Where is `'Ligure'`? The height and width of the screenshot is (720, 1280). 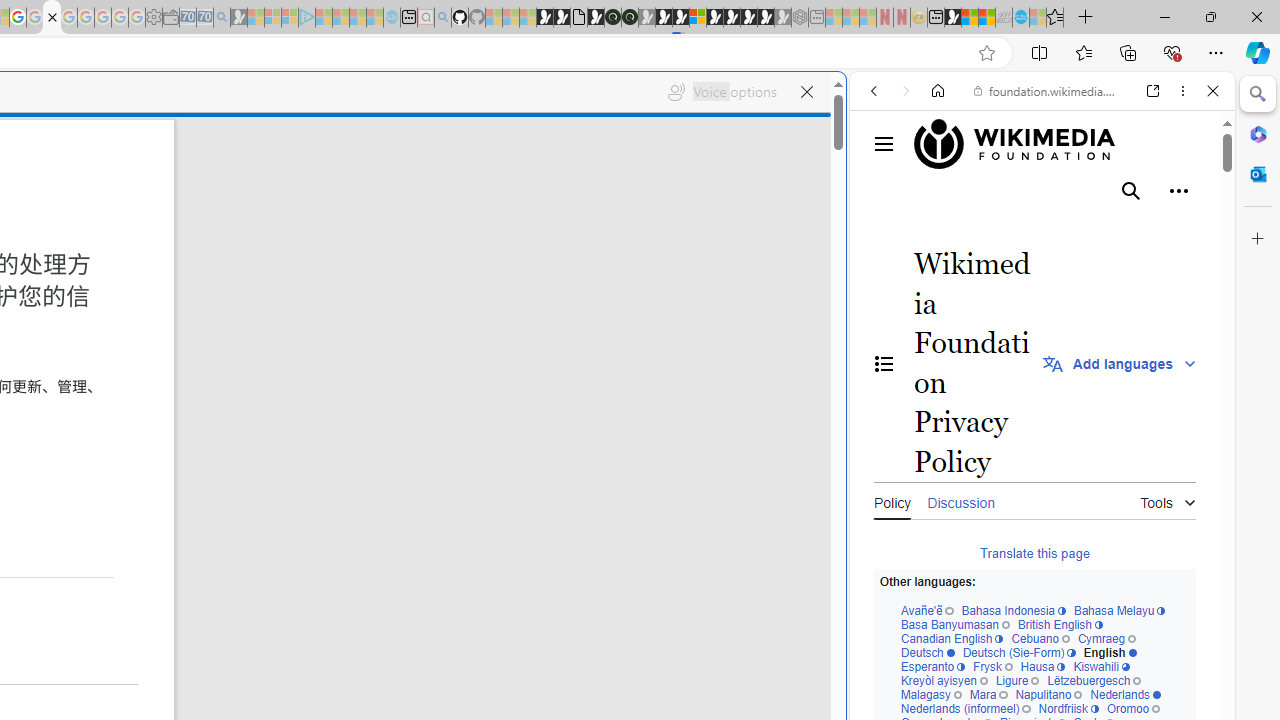 'Ligure' is located at coordinates (1016, 680).